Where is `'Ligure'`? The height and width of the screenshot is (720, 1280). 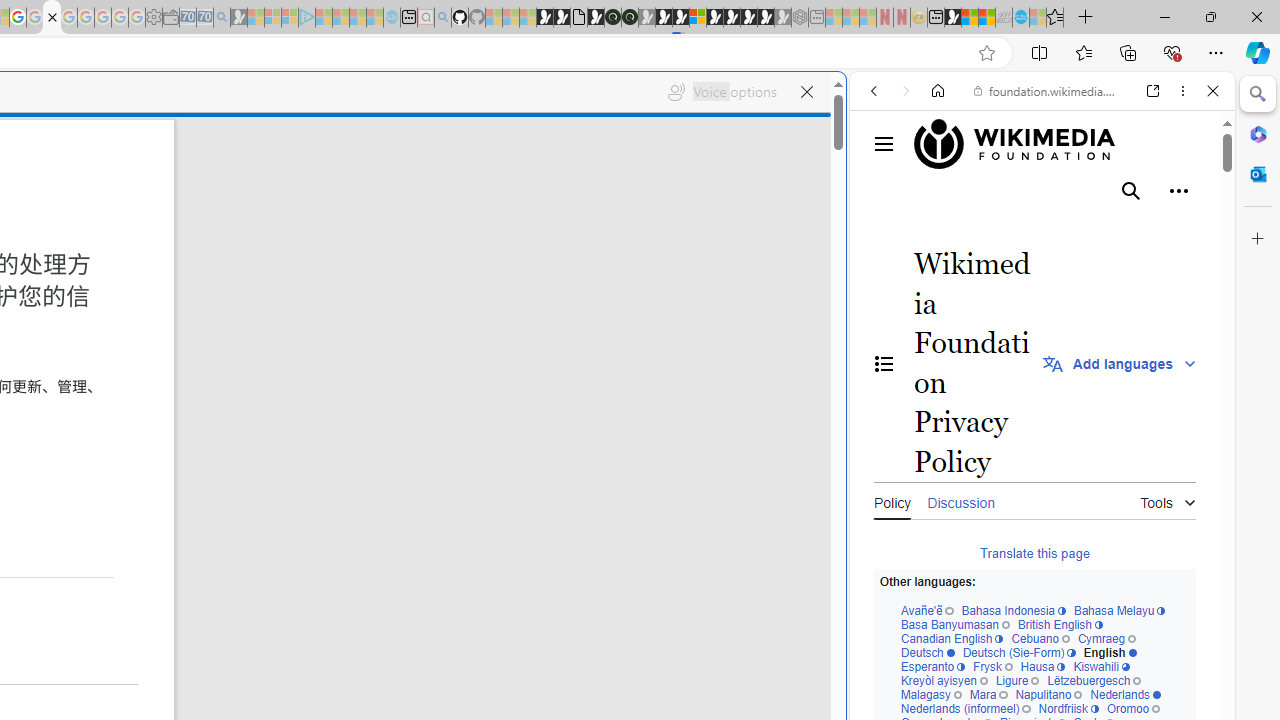 'Ligure' is located at coordinates (1016, 680).